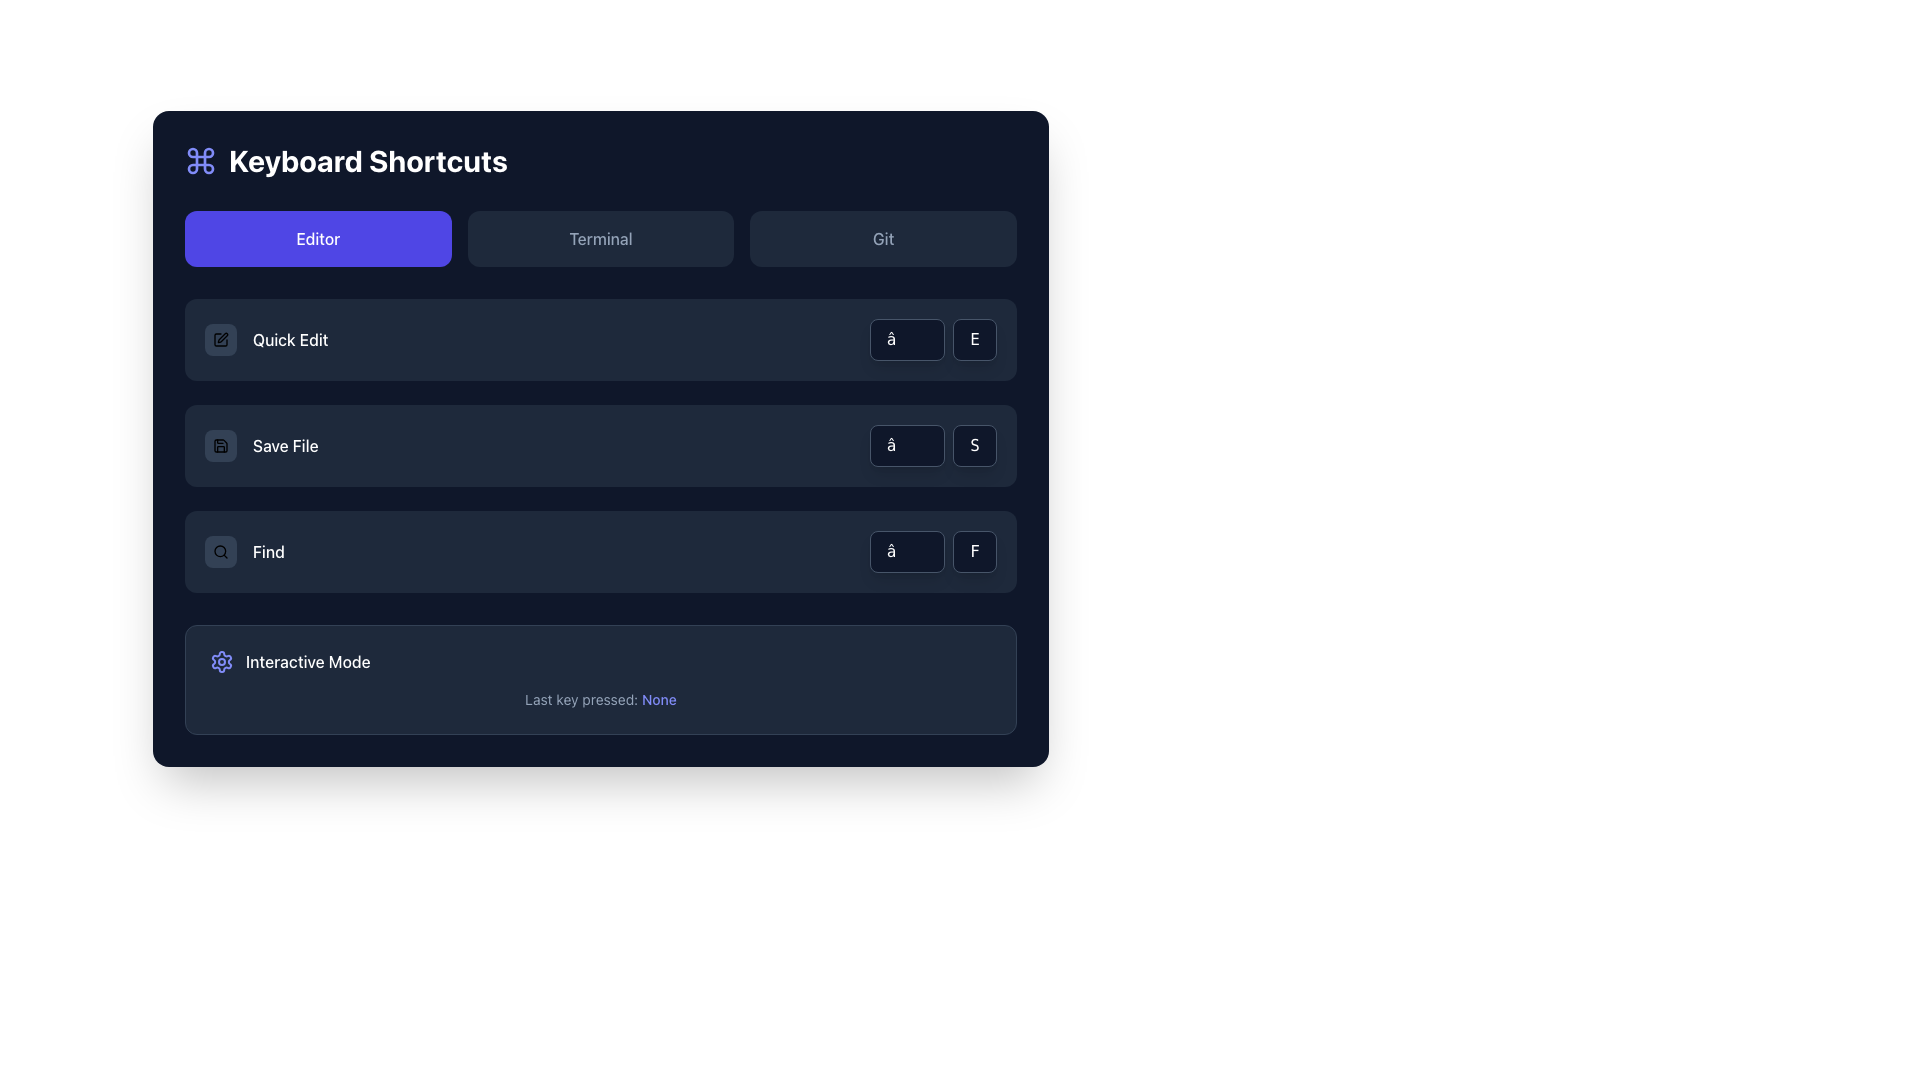 The image size is (1920, 1080). What do you see at coordinates (284, 445) in the screenshot?
I see `the text label indicating the save files menu option, which is aligned to the right side in the second list item under 'Keyboard Shortcuts'` at bounding box center [284, 445].